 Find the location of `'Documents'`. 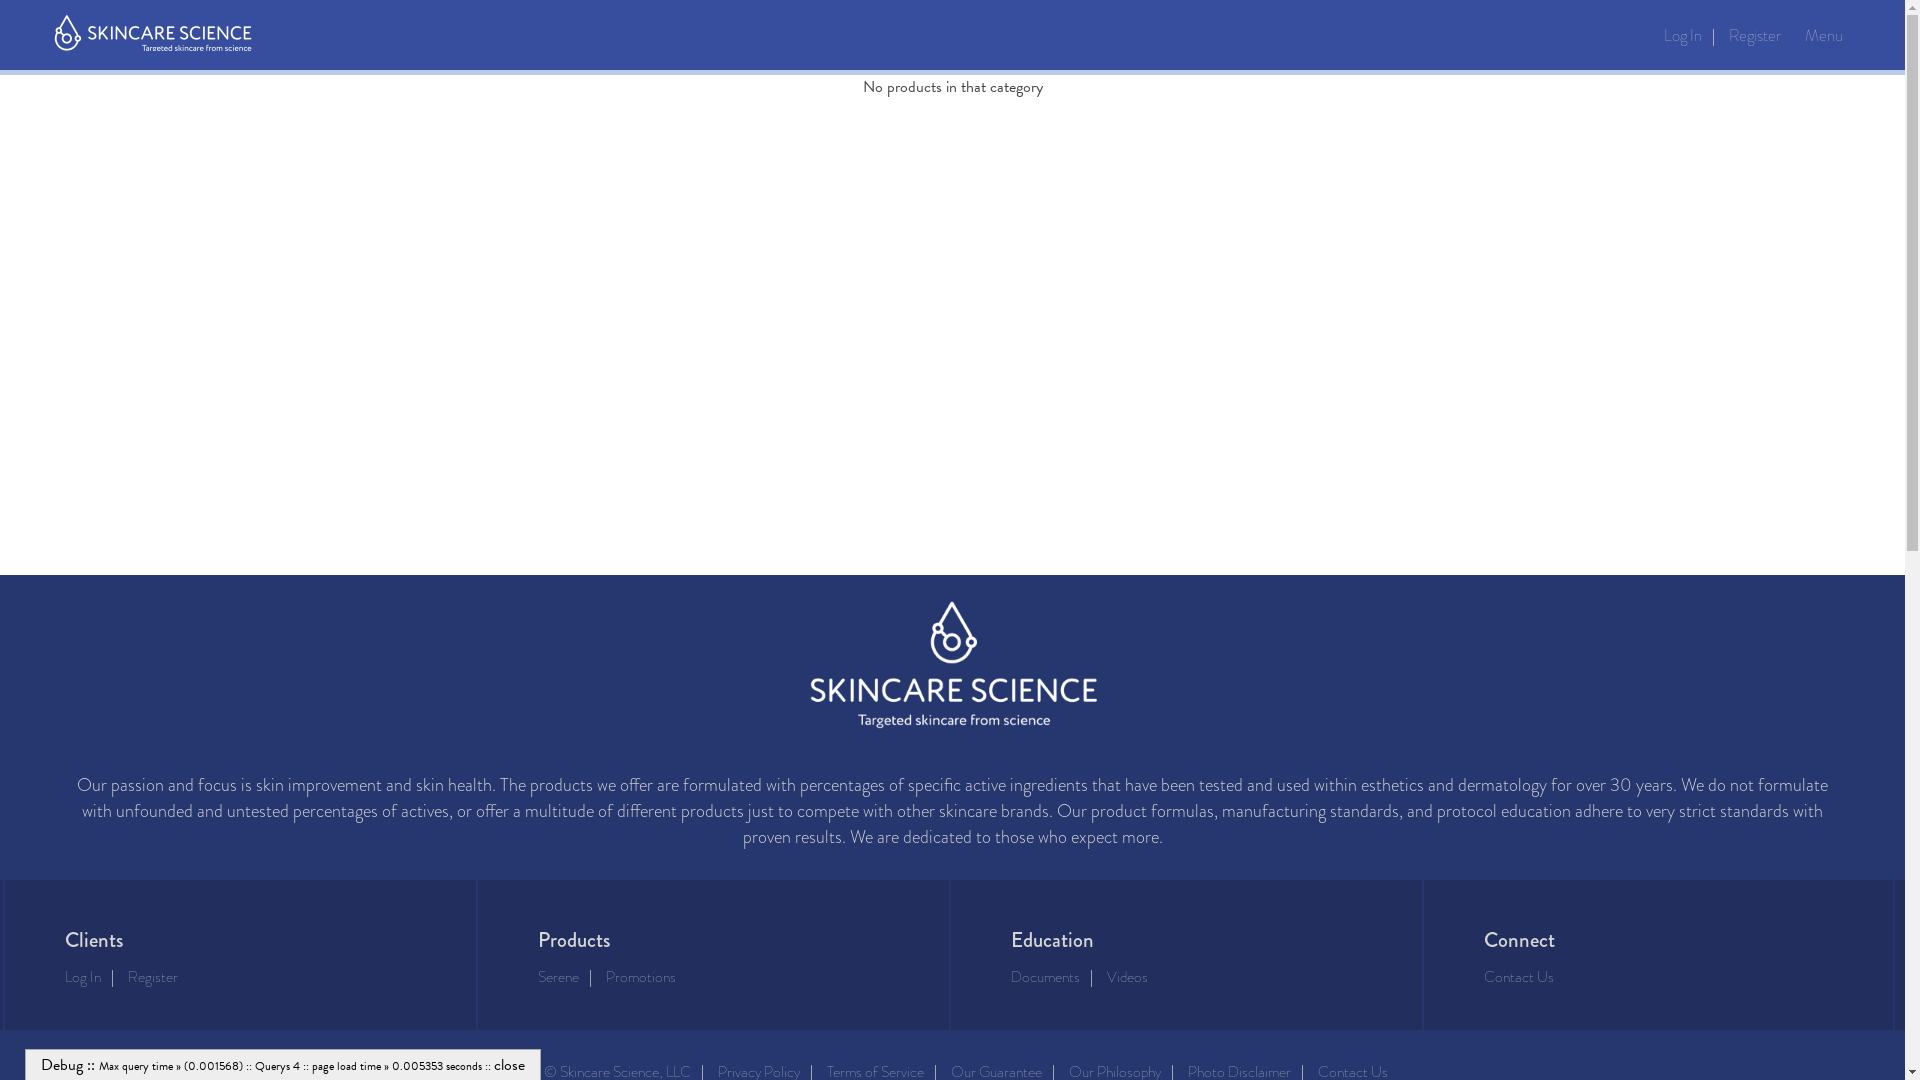

'Documents' is located at coordinates (1043, 975).